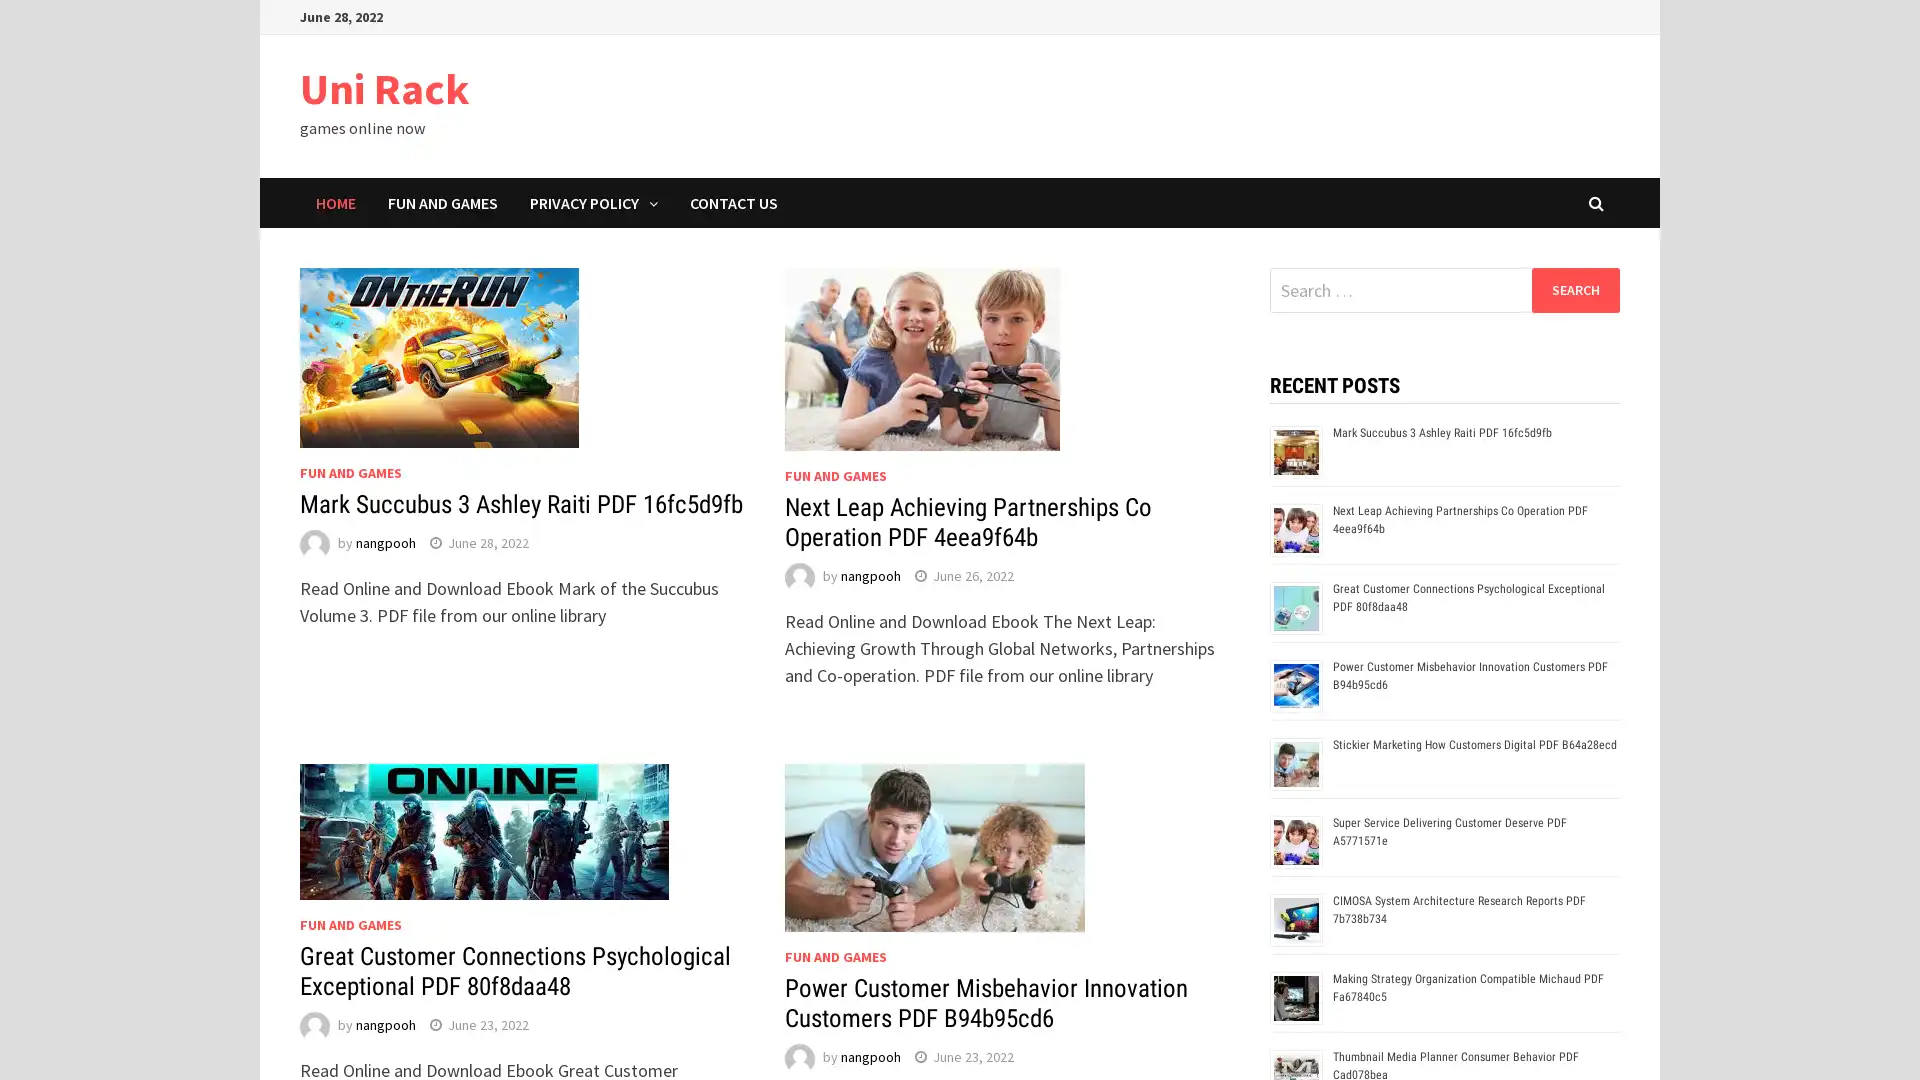 This screenshot has width=1920, height=1080. I want to click on Search, so click(1574, 289).